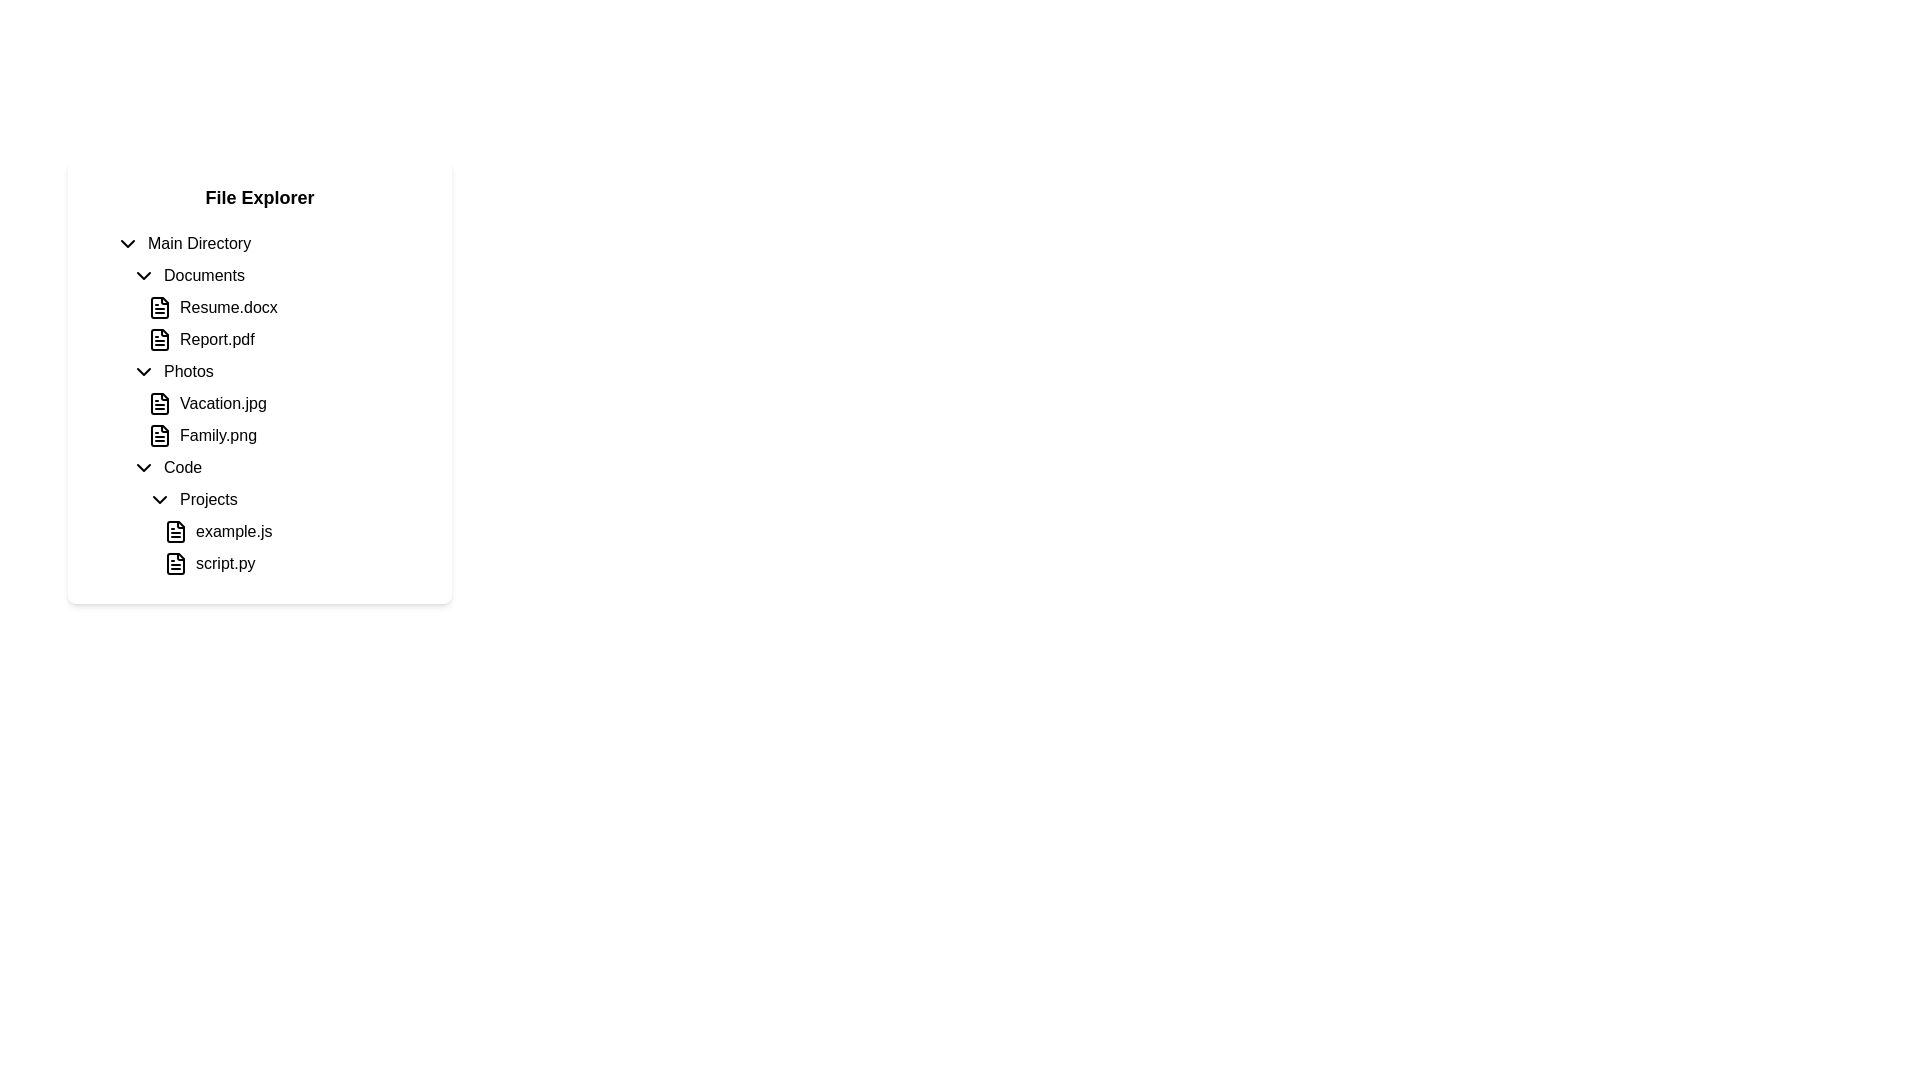 The image size is (1920, 1080). I want to click on to select the file entry labeled 'Family.png', which is the second item under the 'Photos' section of the file explorer, so click(274, 434).